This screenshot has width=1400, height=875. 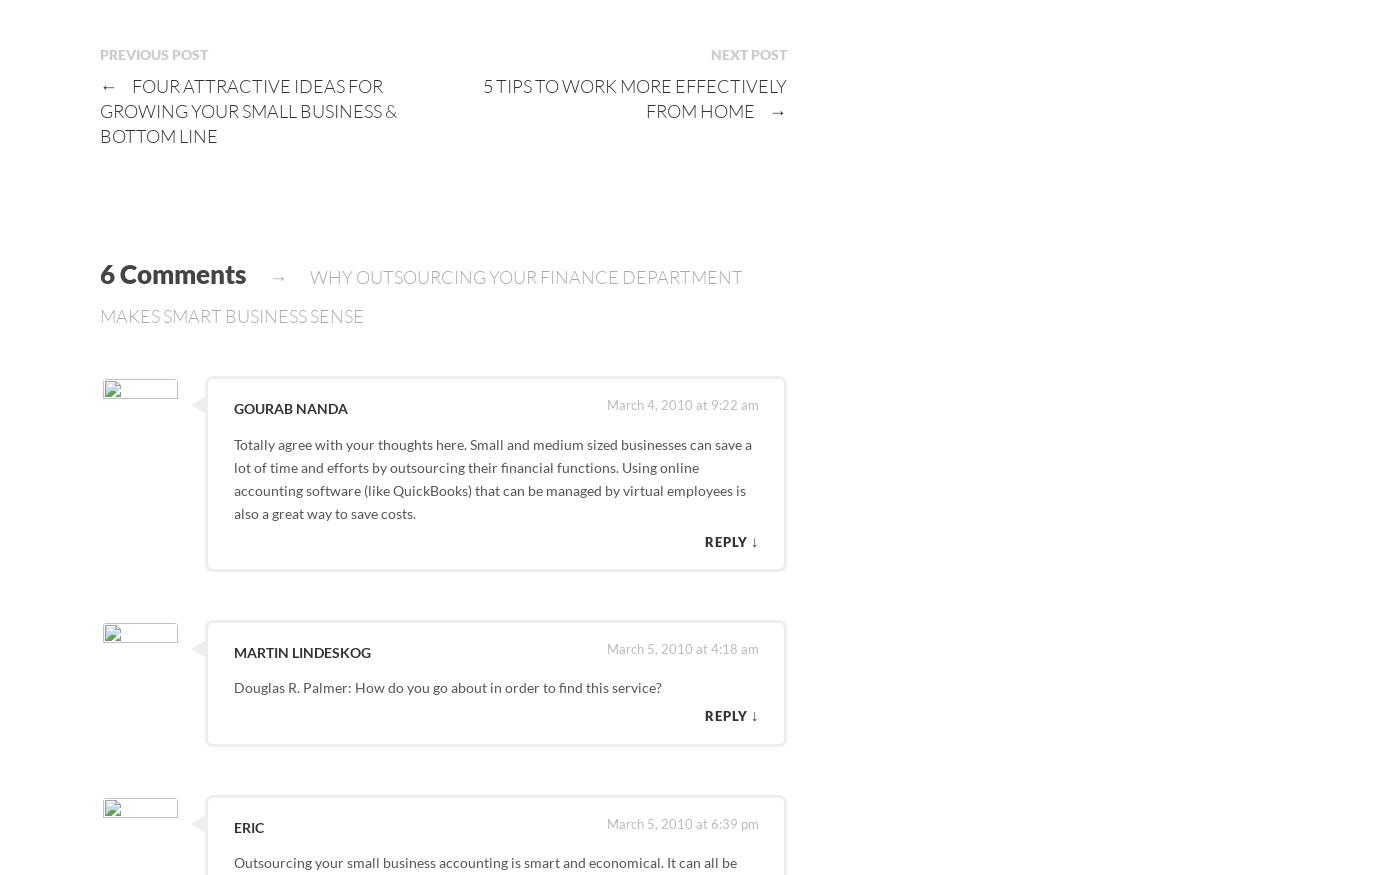 What do you see at coordinates (681, 647) in the screenshot?
I see `'March 5, 2010 at 4:18 am'` at bounding box center [681, 647].